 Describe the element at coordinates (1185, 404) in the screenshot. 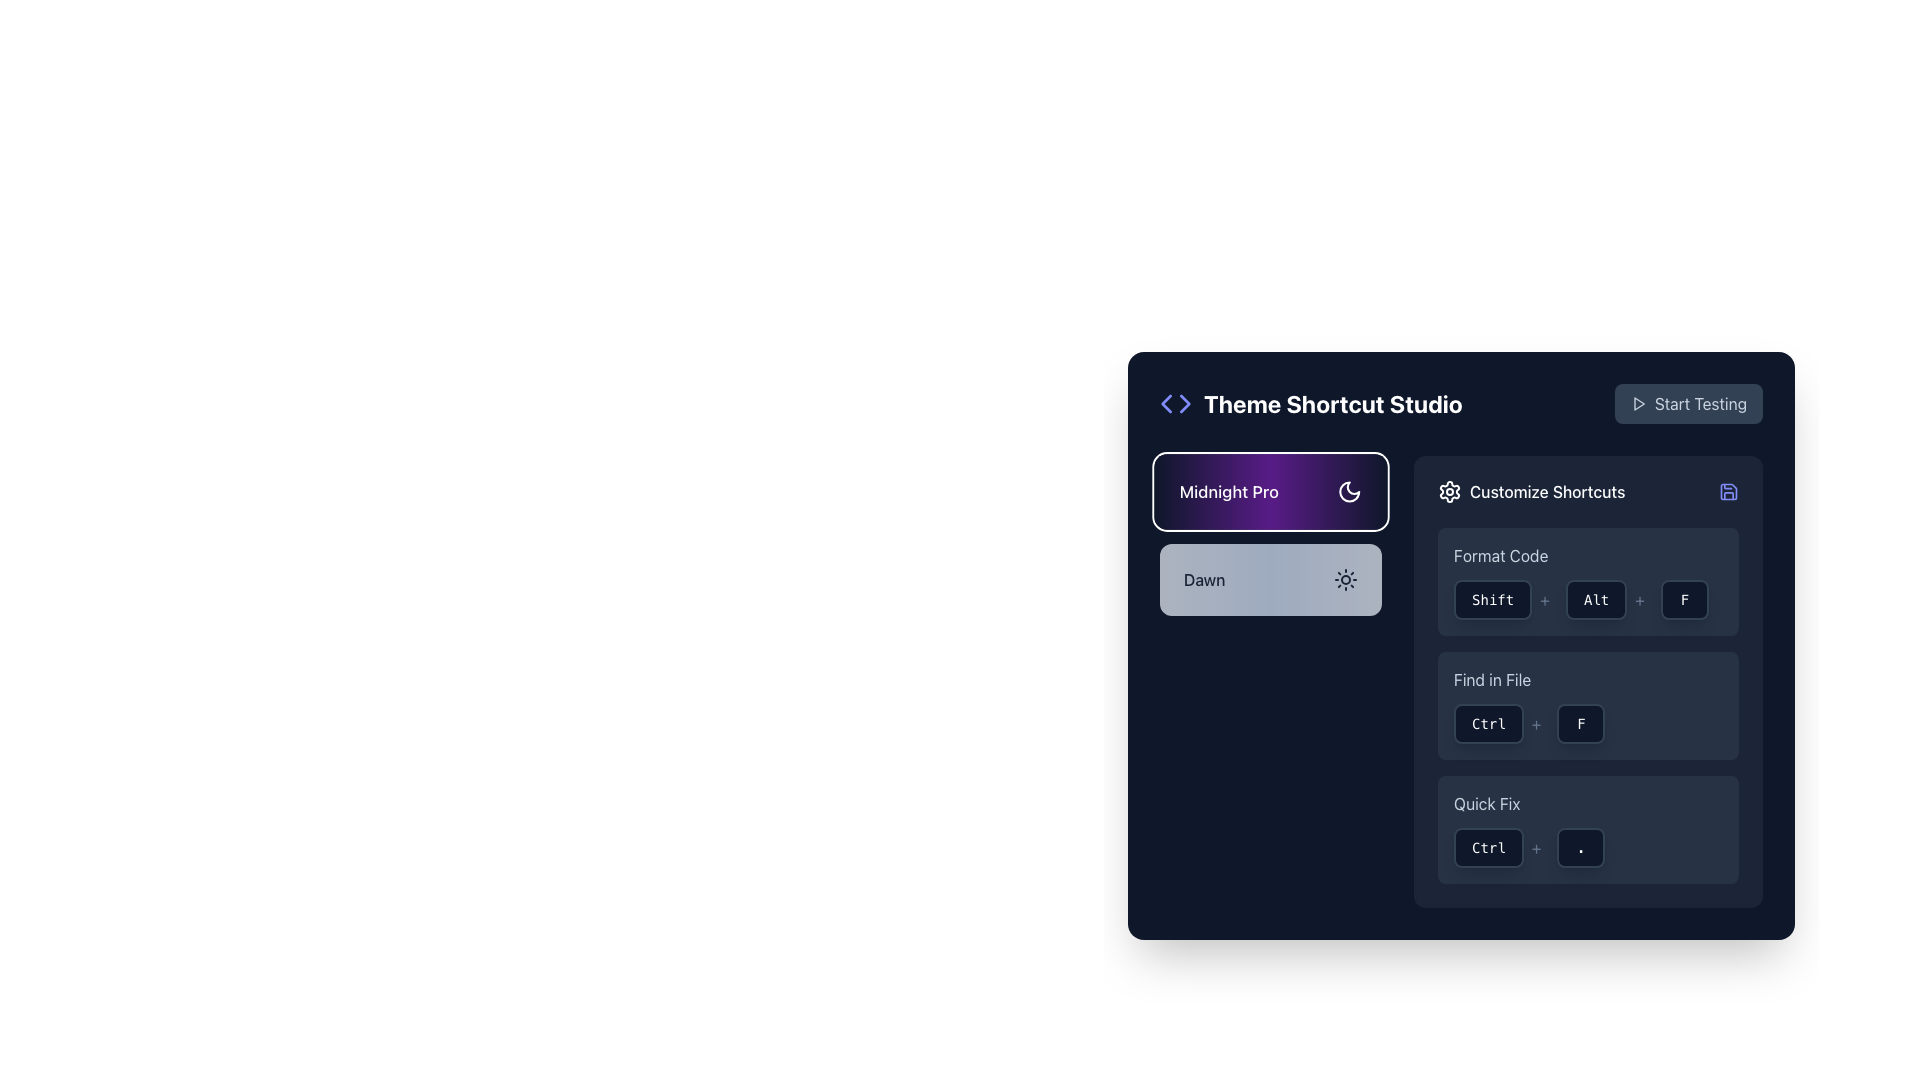

I see `the second triangular SVG graphic located in the top-left corner of the interface, positioned to the right of another triangular shape` at that location.